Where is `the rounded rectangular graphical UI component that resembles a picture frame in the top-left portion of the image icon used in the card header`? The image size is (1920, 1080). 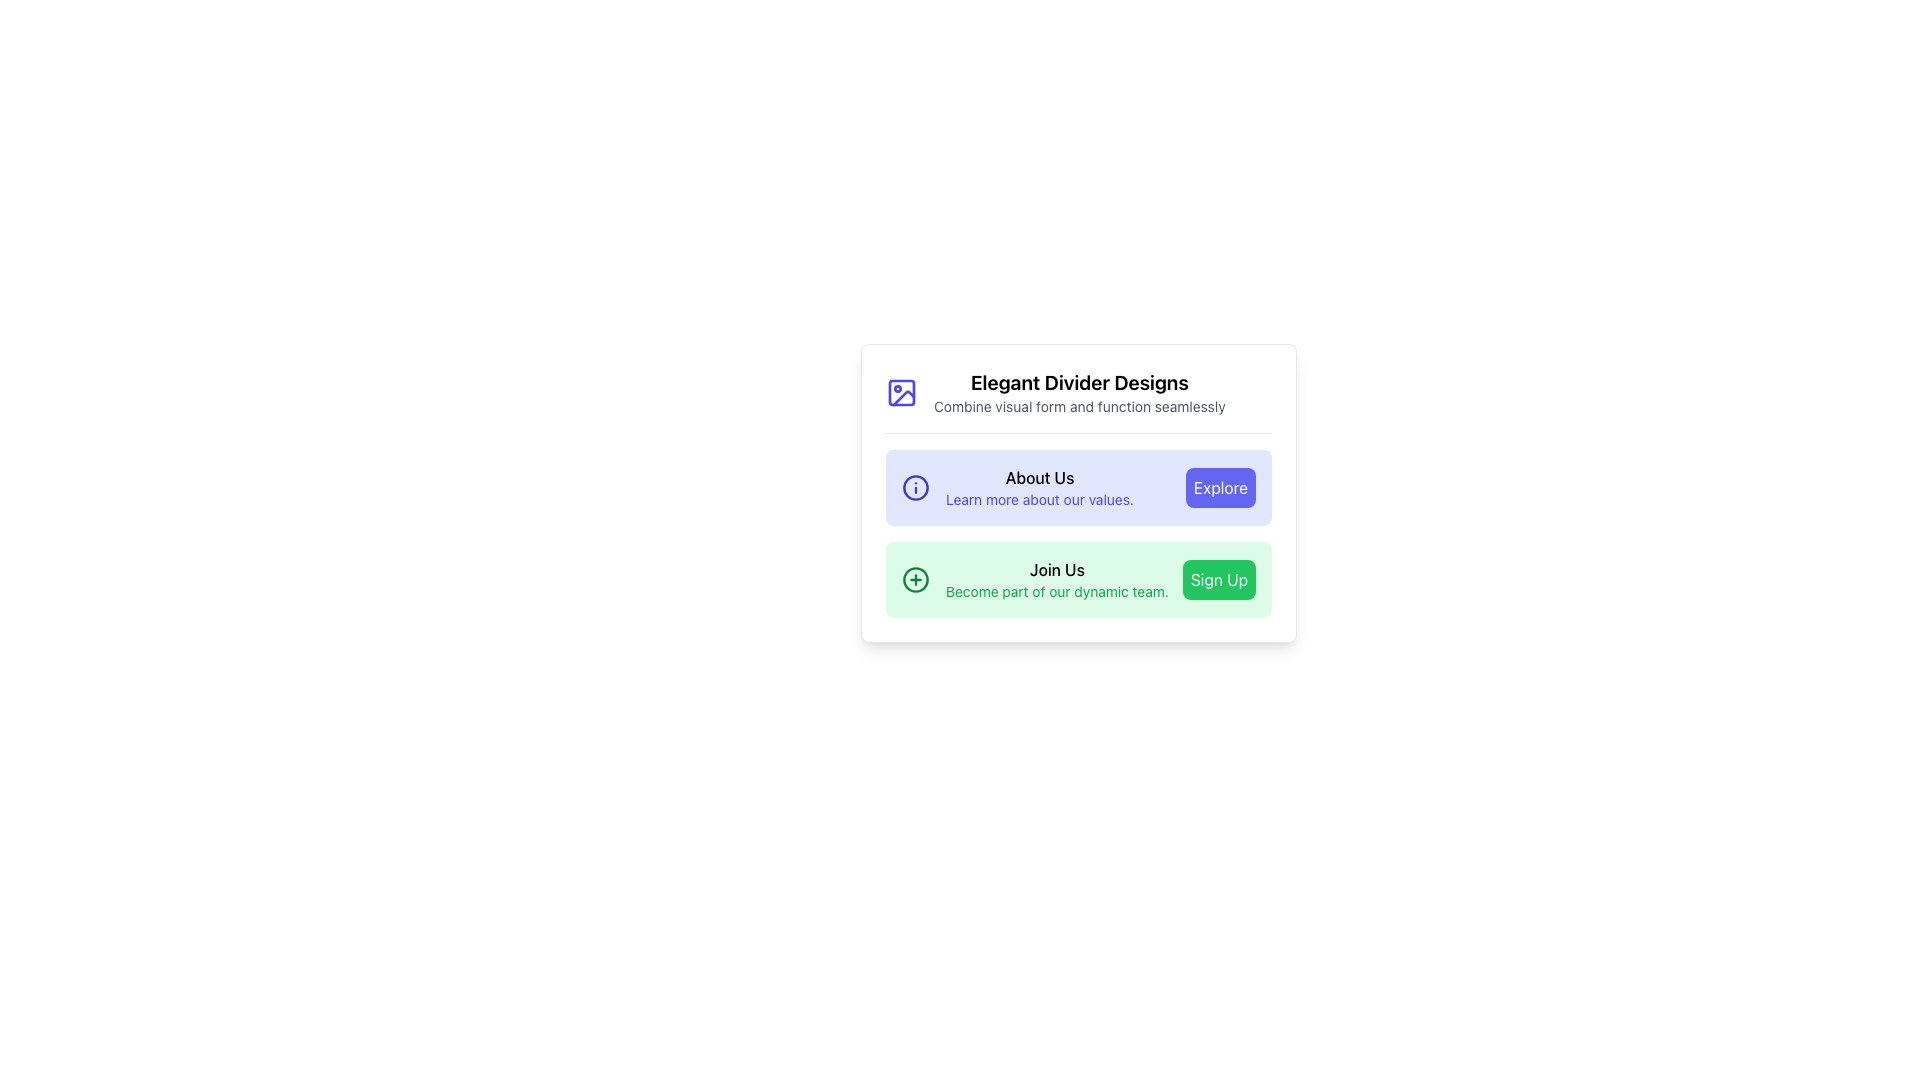
the rounded rectangular graphical UI component that resembles a picture frame in the top-left portion of the image icon used in the card header is located at coordinates (901, 393).